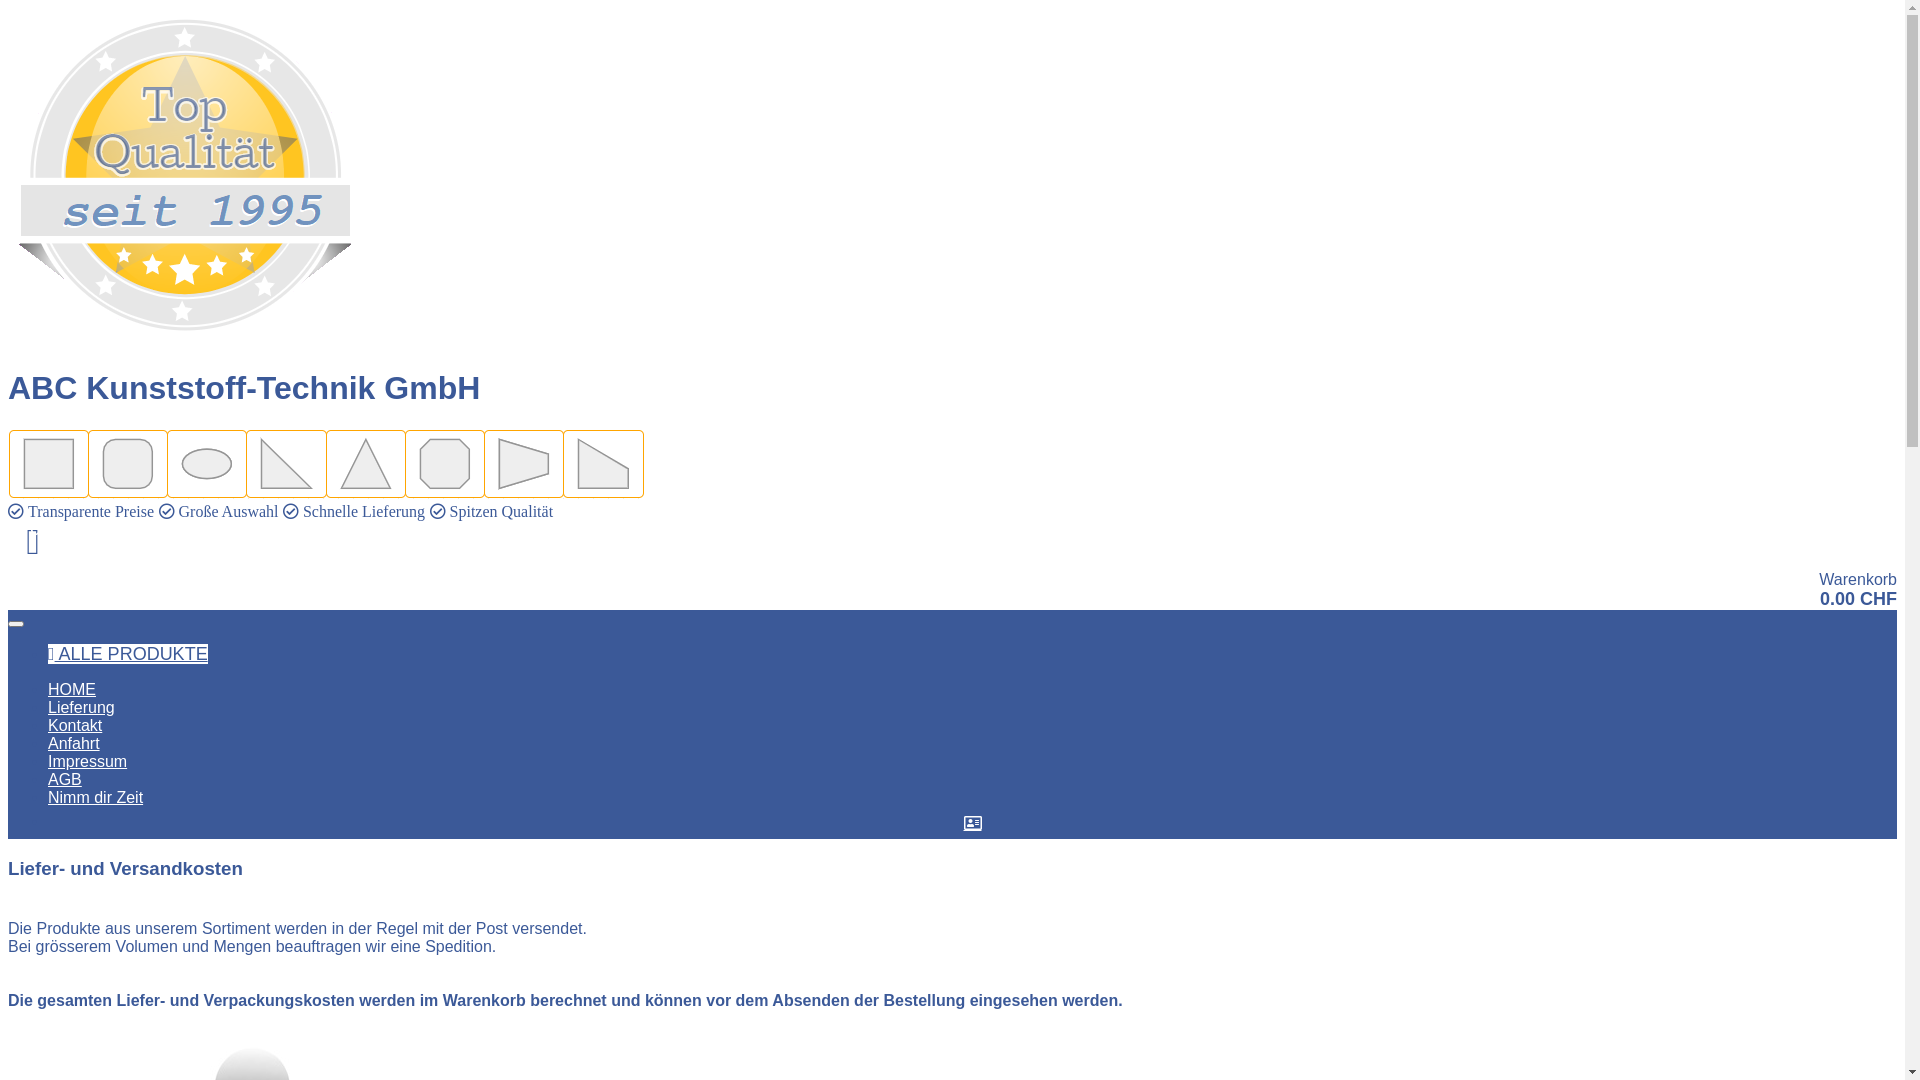  I want to click on 'AGB', so click(65, 778).